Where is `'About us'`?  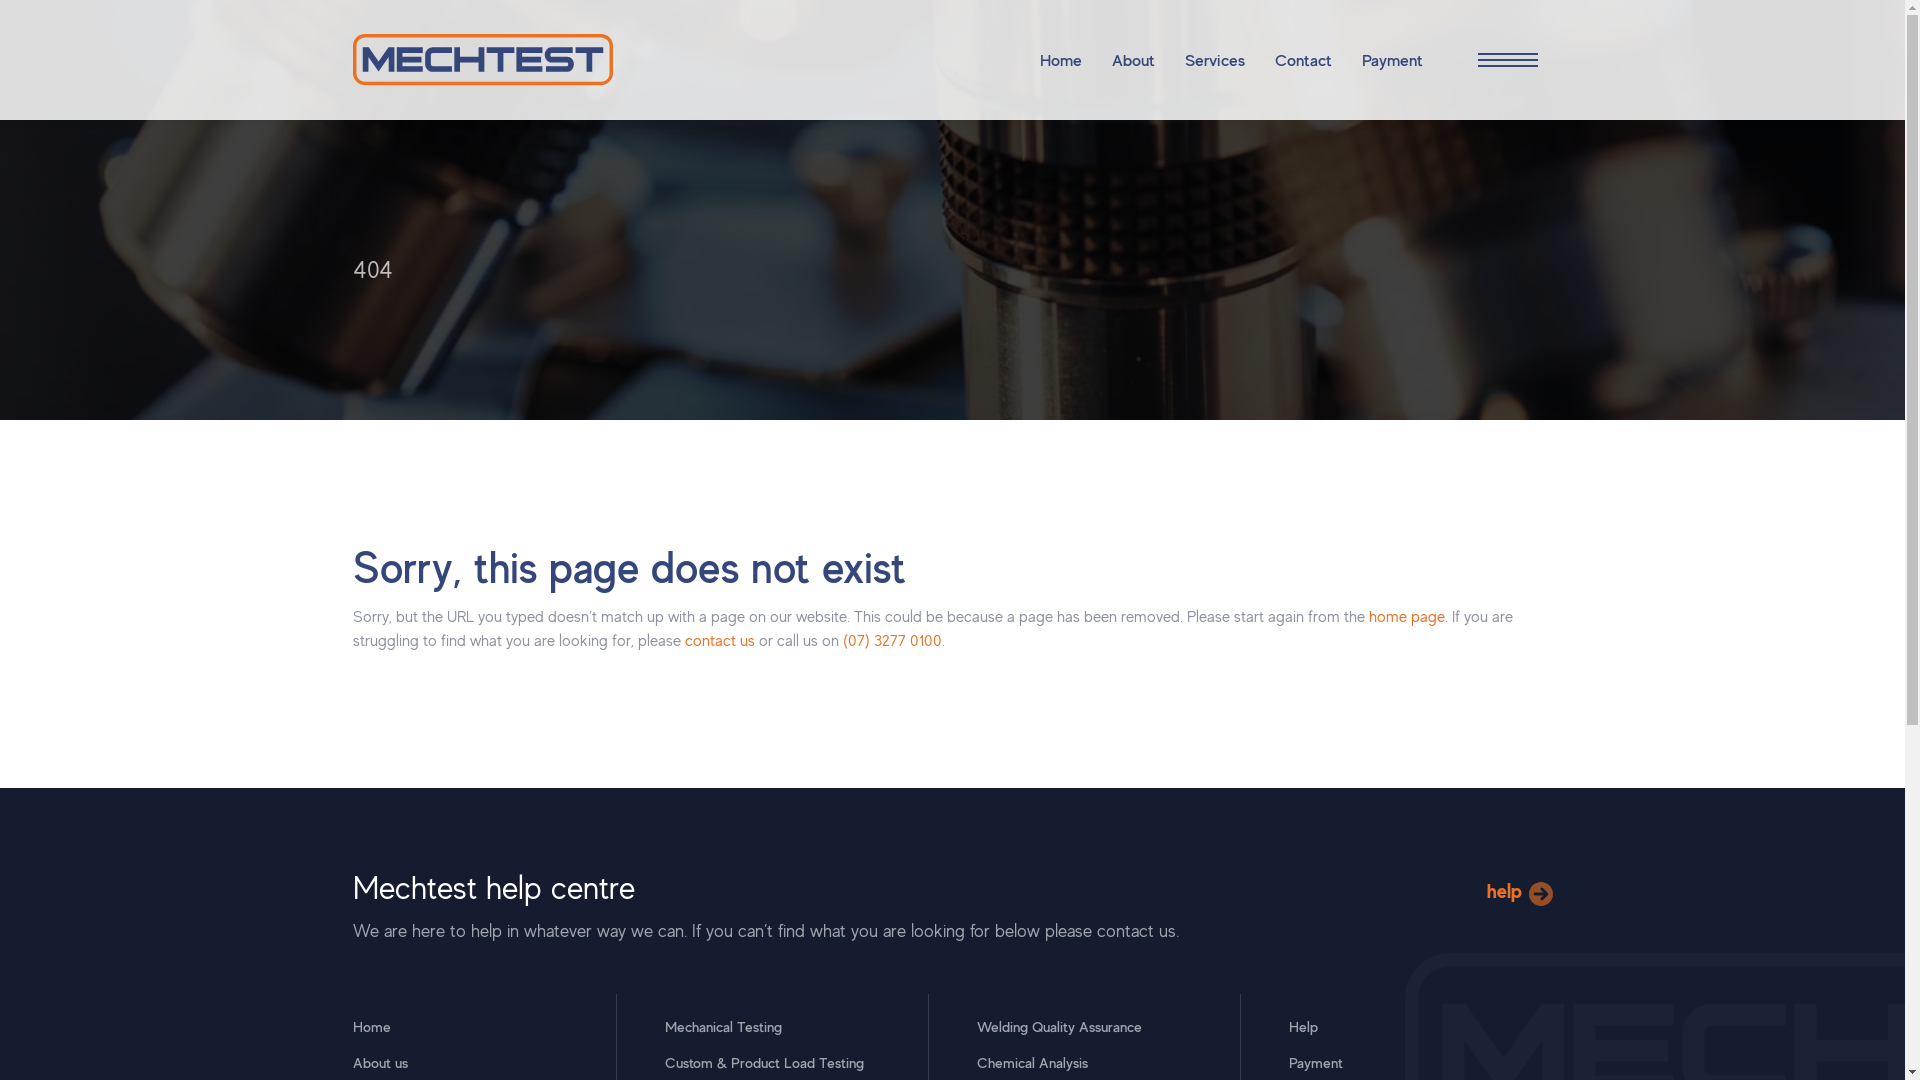
'About us' is located at coordinates (379, 1061).